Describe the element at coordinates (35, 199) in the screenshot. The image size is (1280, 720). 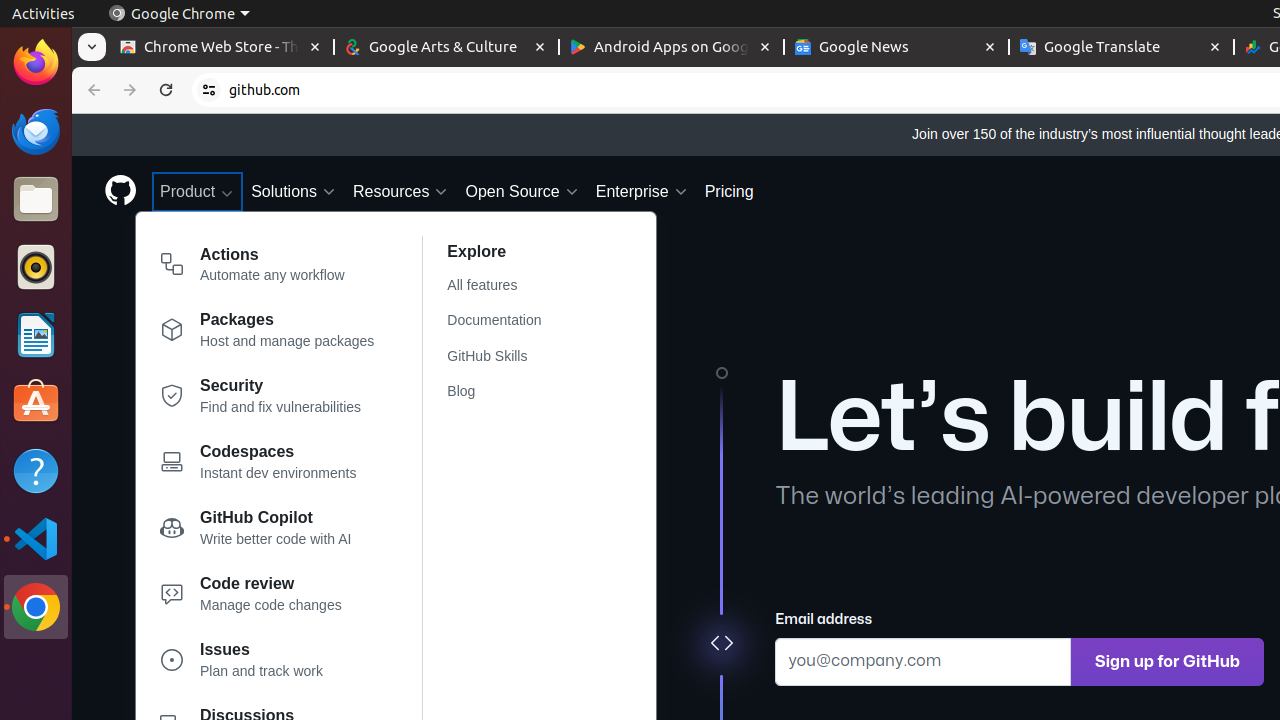
I see `'Files'` at that location.